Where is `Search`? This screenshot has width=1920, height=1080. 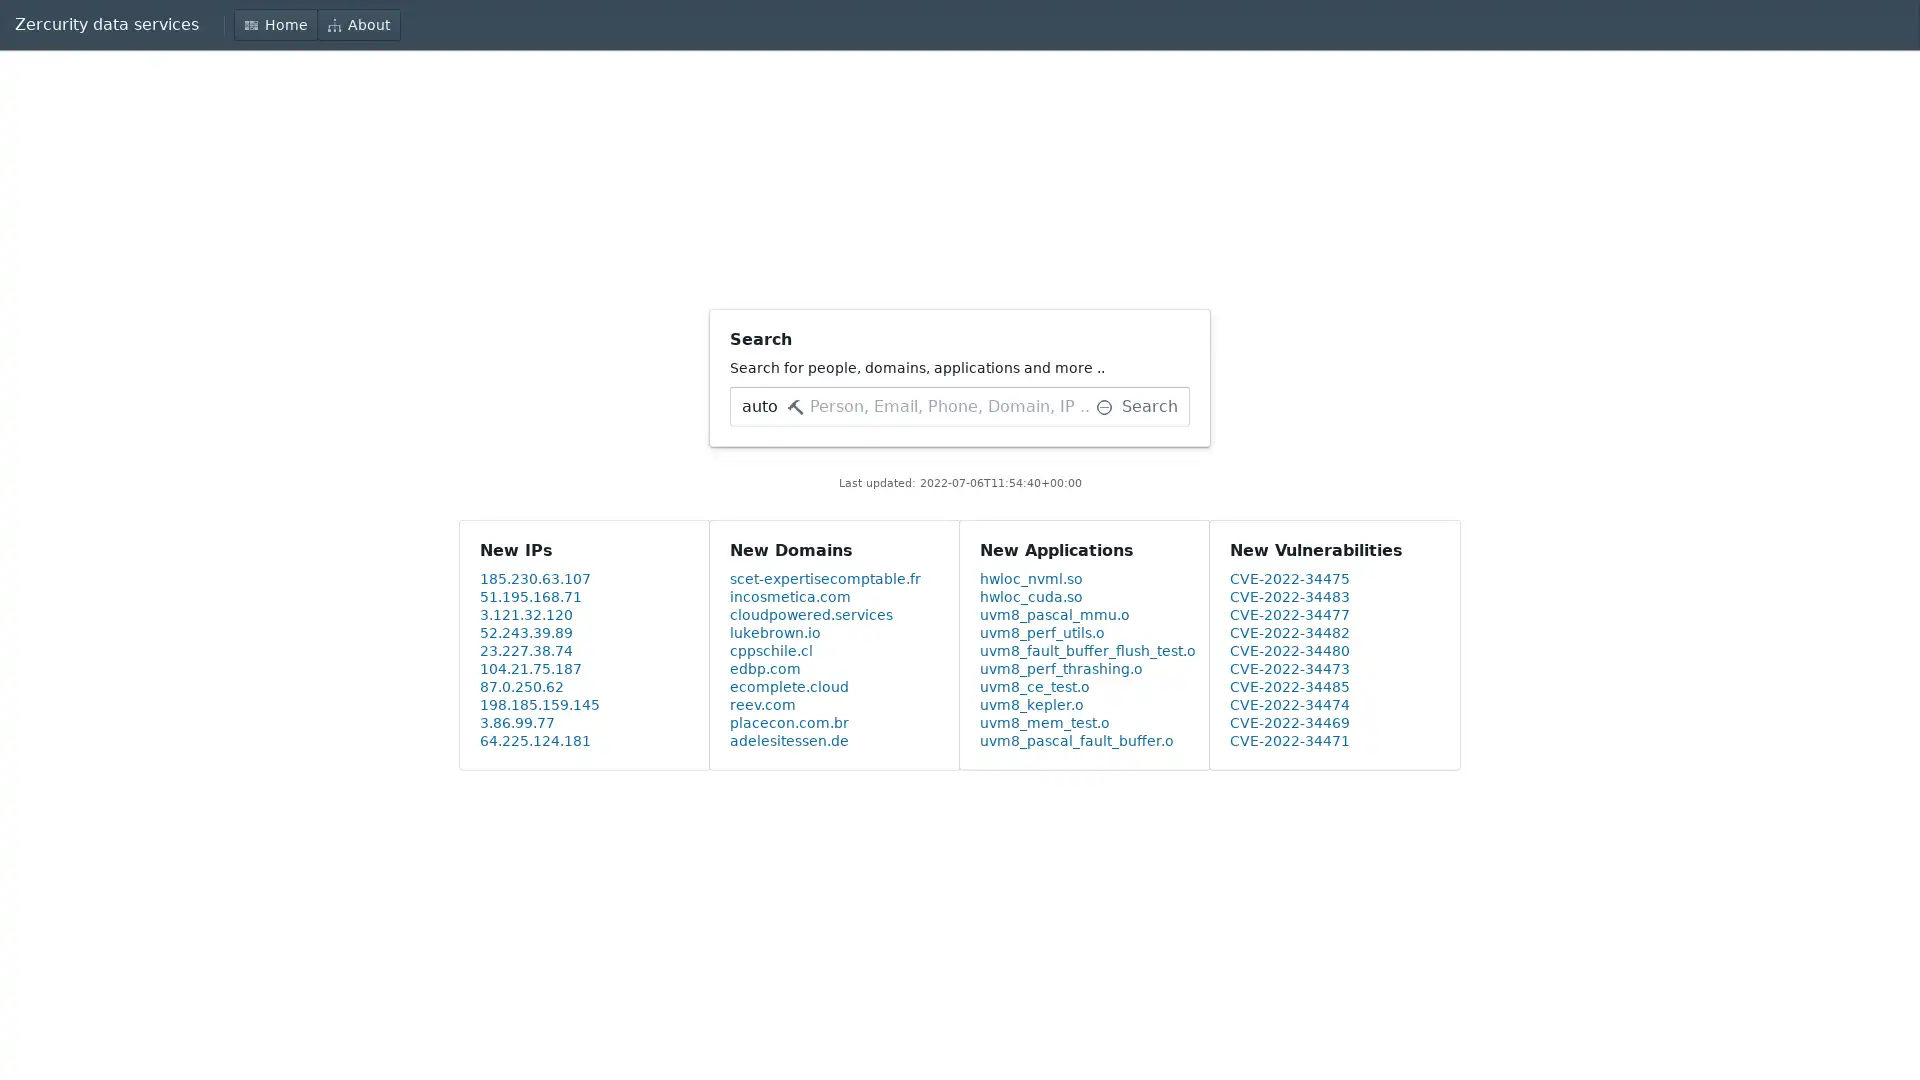
Search is located at coordinates (1137, 405).